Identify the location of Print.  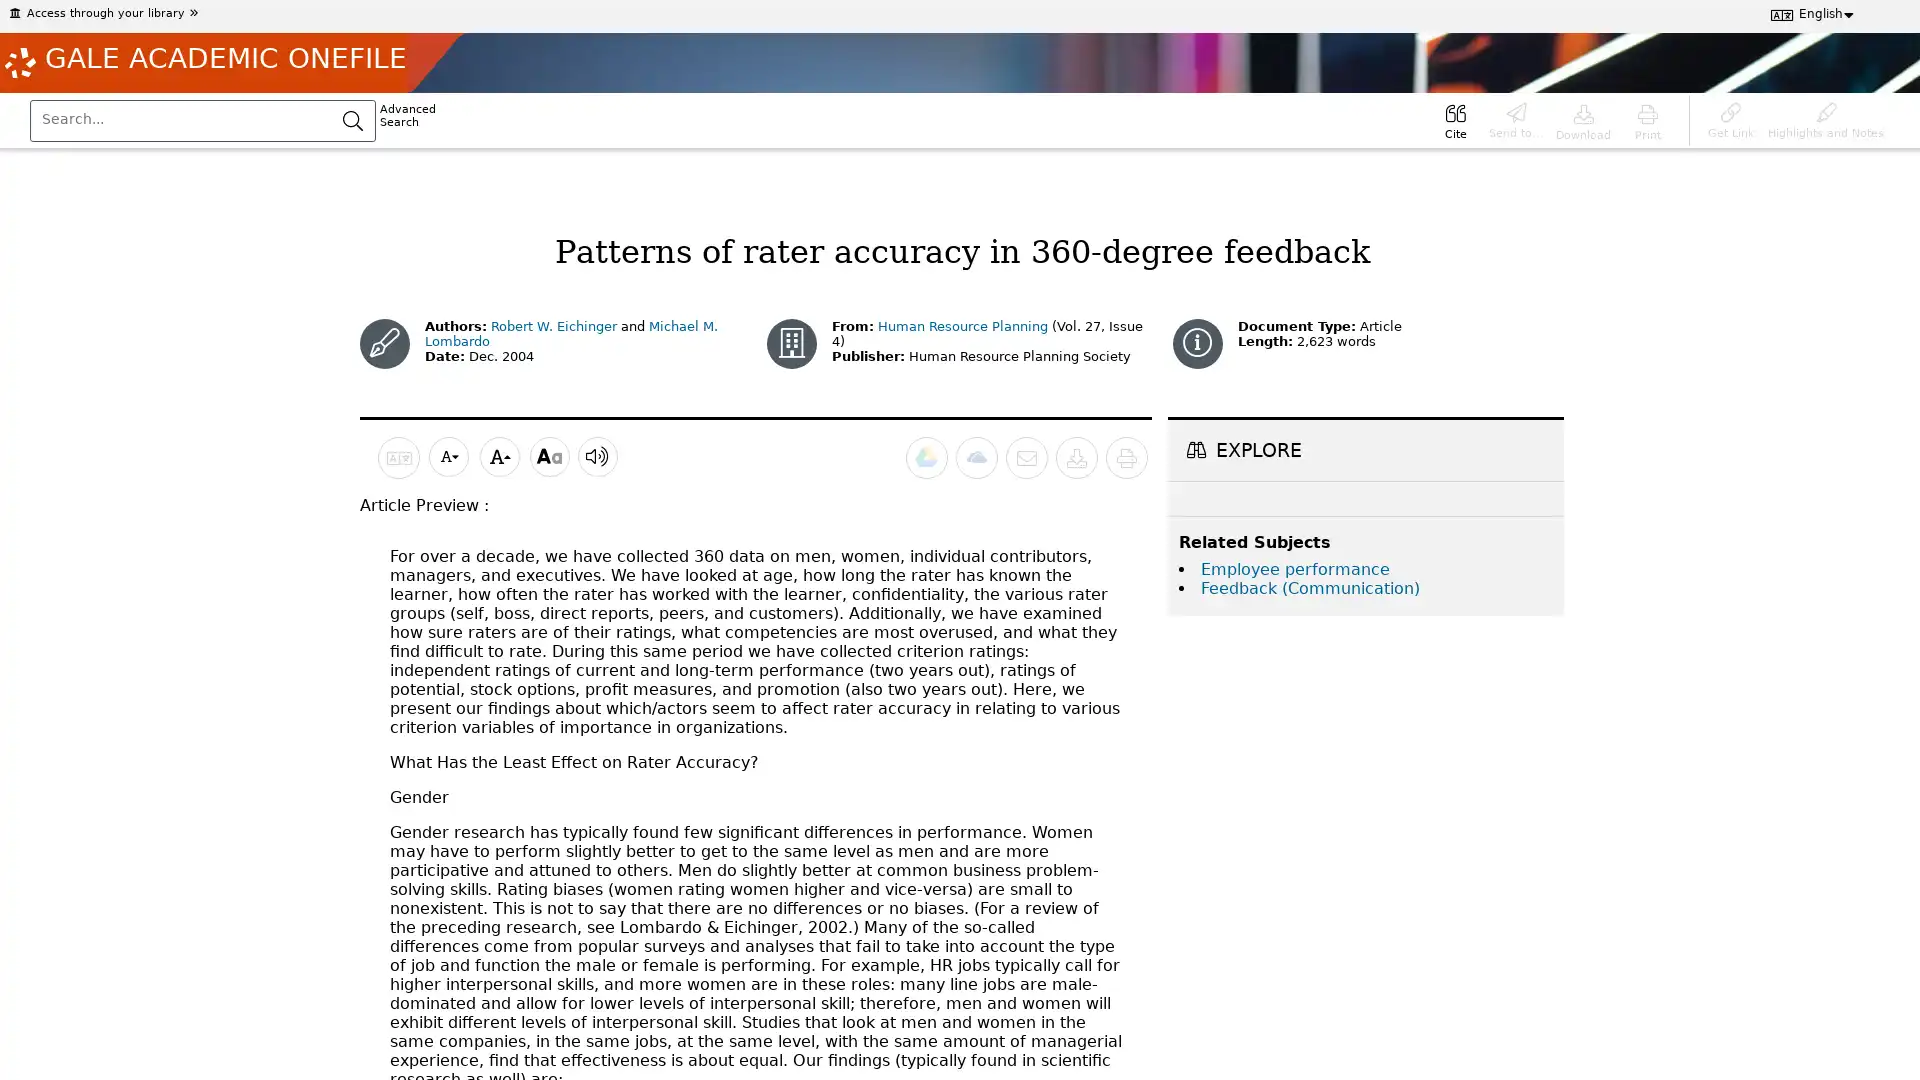
(1647, 120).